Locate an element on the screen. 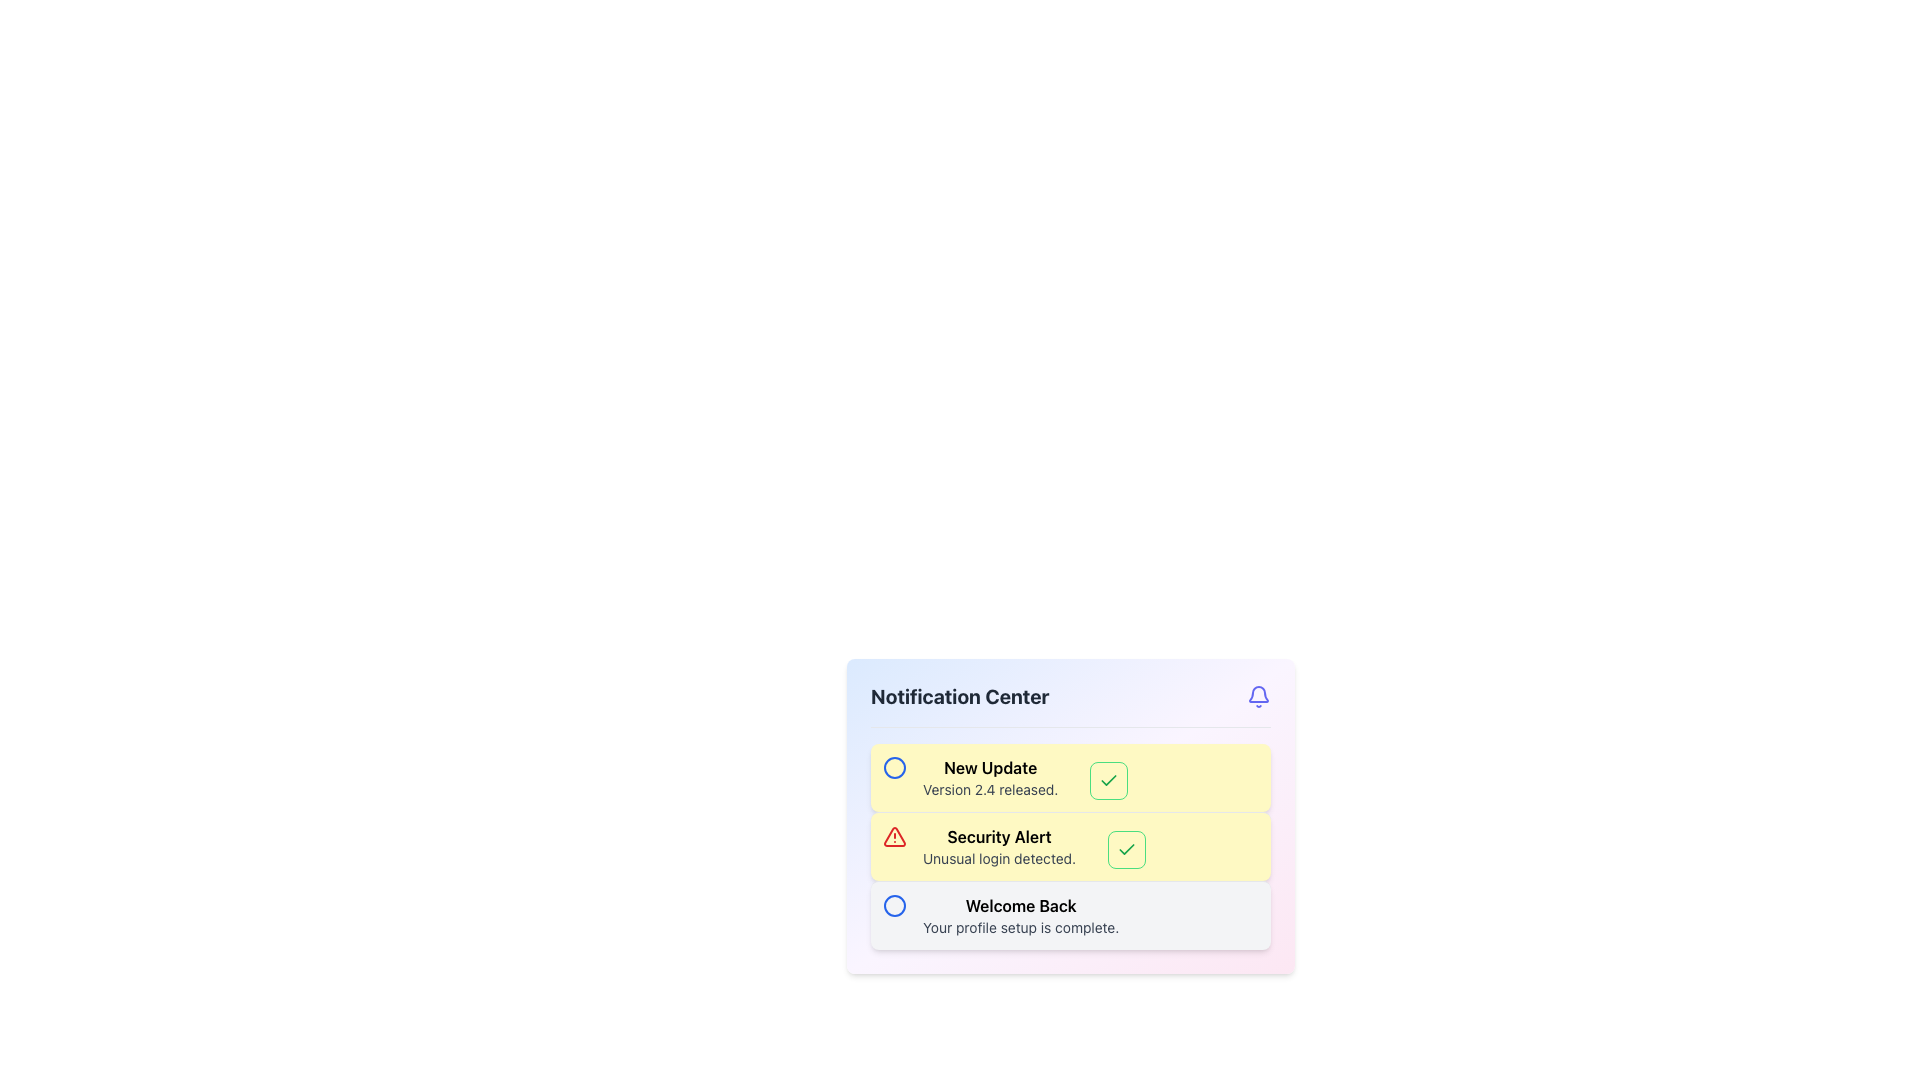 The height and width of the screenshot is (1080, 1920). the second notification item in the 'Notification Center' panel to acknowledge or access more details about the unusual login activity alert is located at coordinates (999, 847).